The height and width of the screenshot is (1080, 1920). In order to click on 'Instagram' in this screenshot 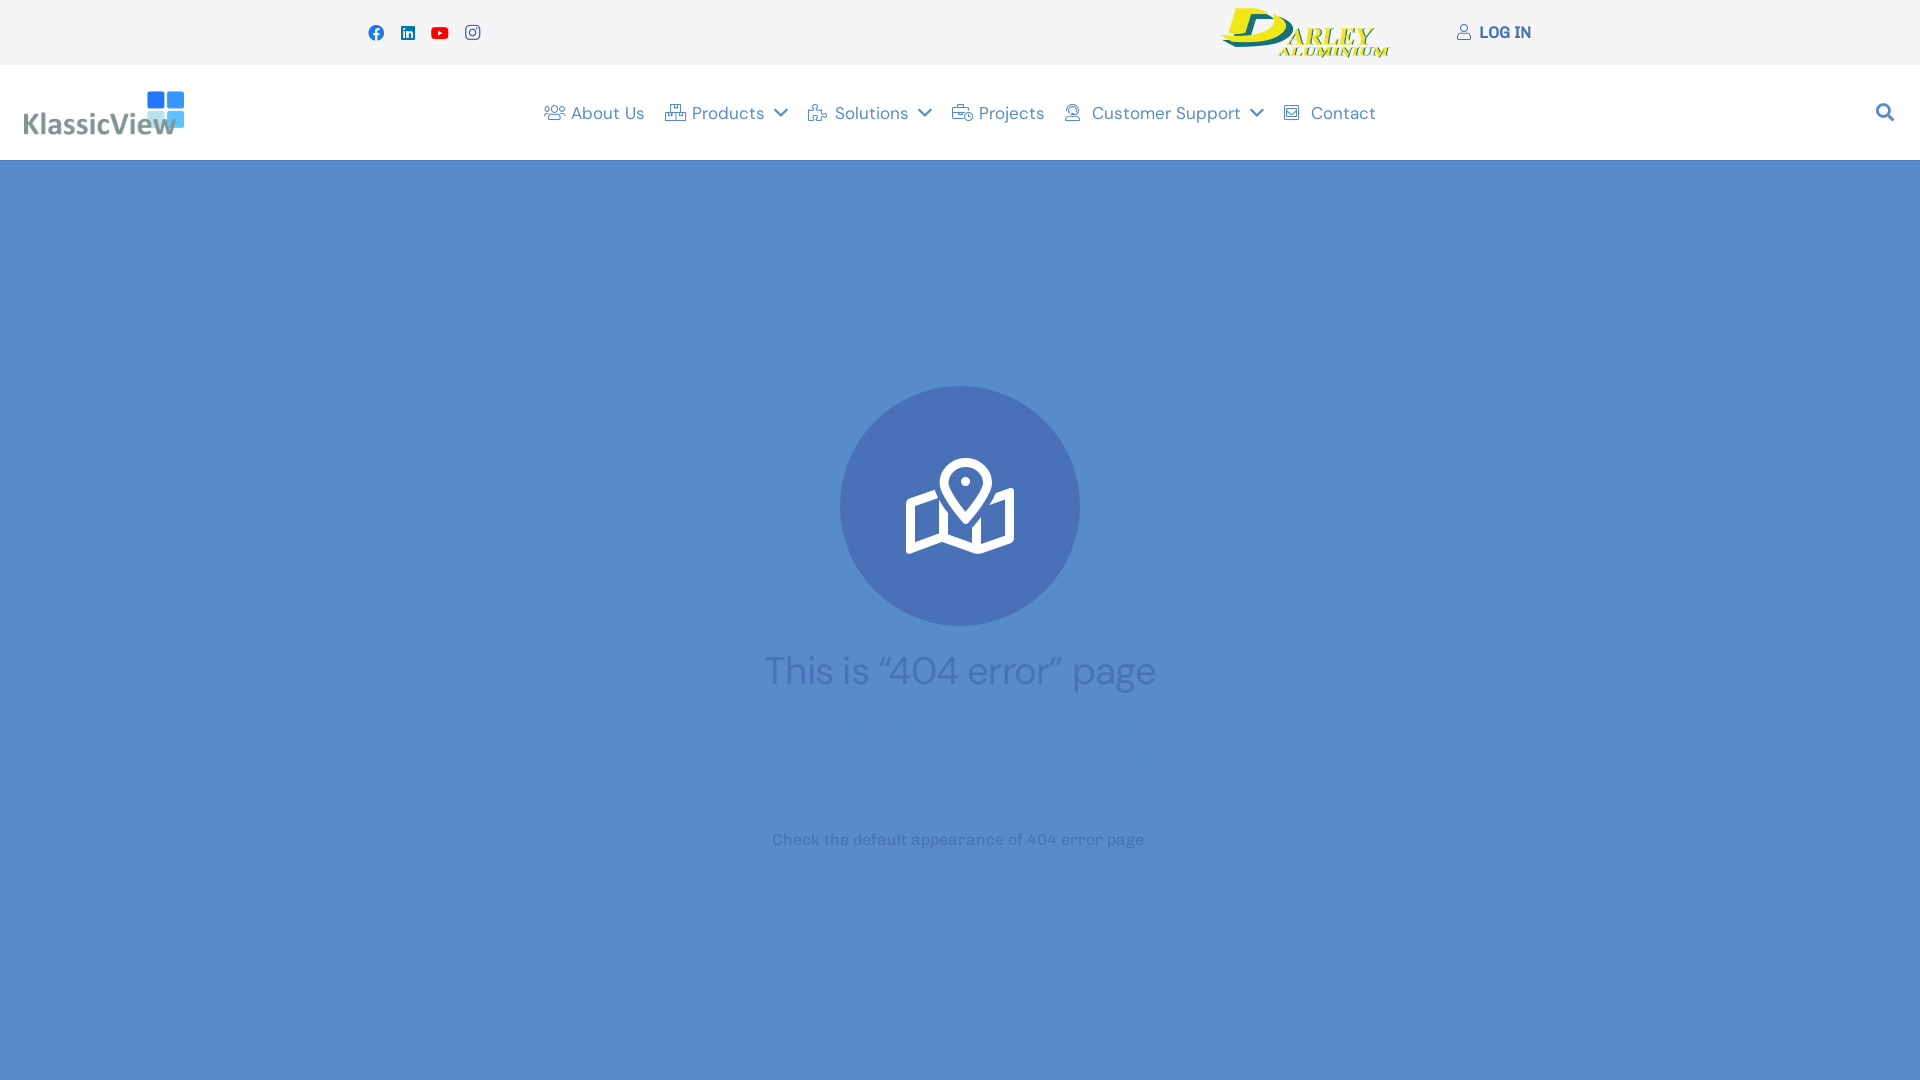, I will do `click(455, 31)`.